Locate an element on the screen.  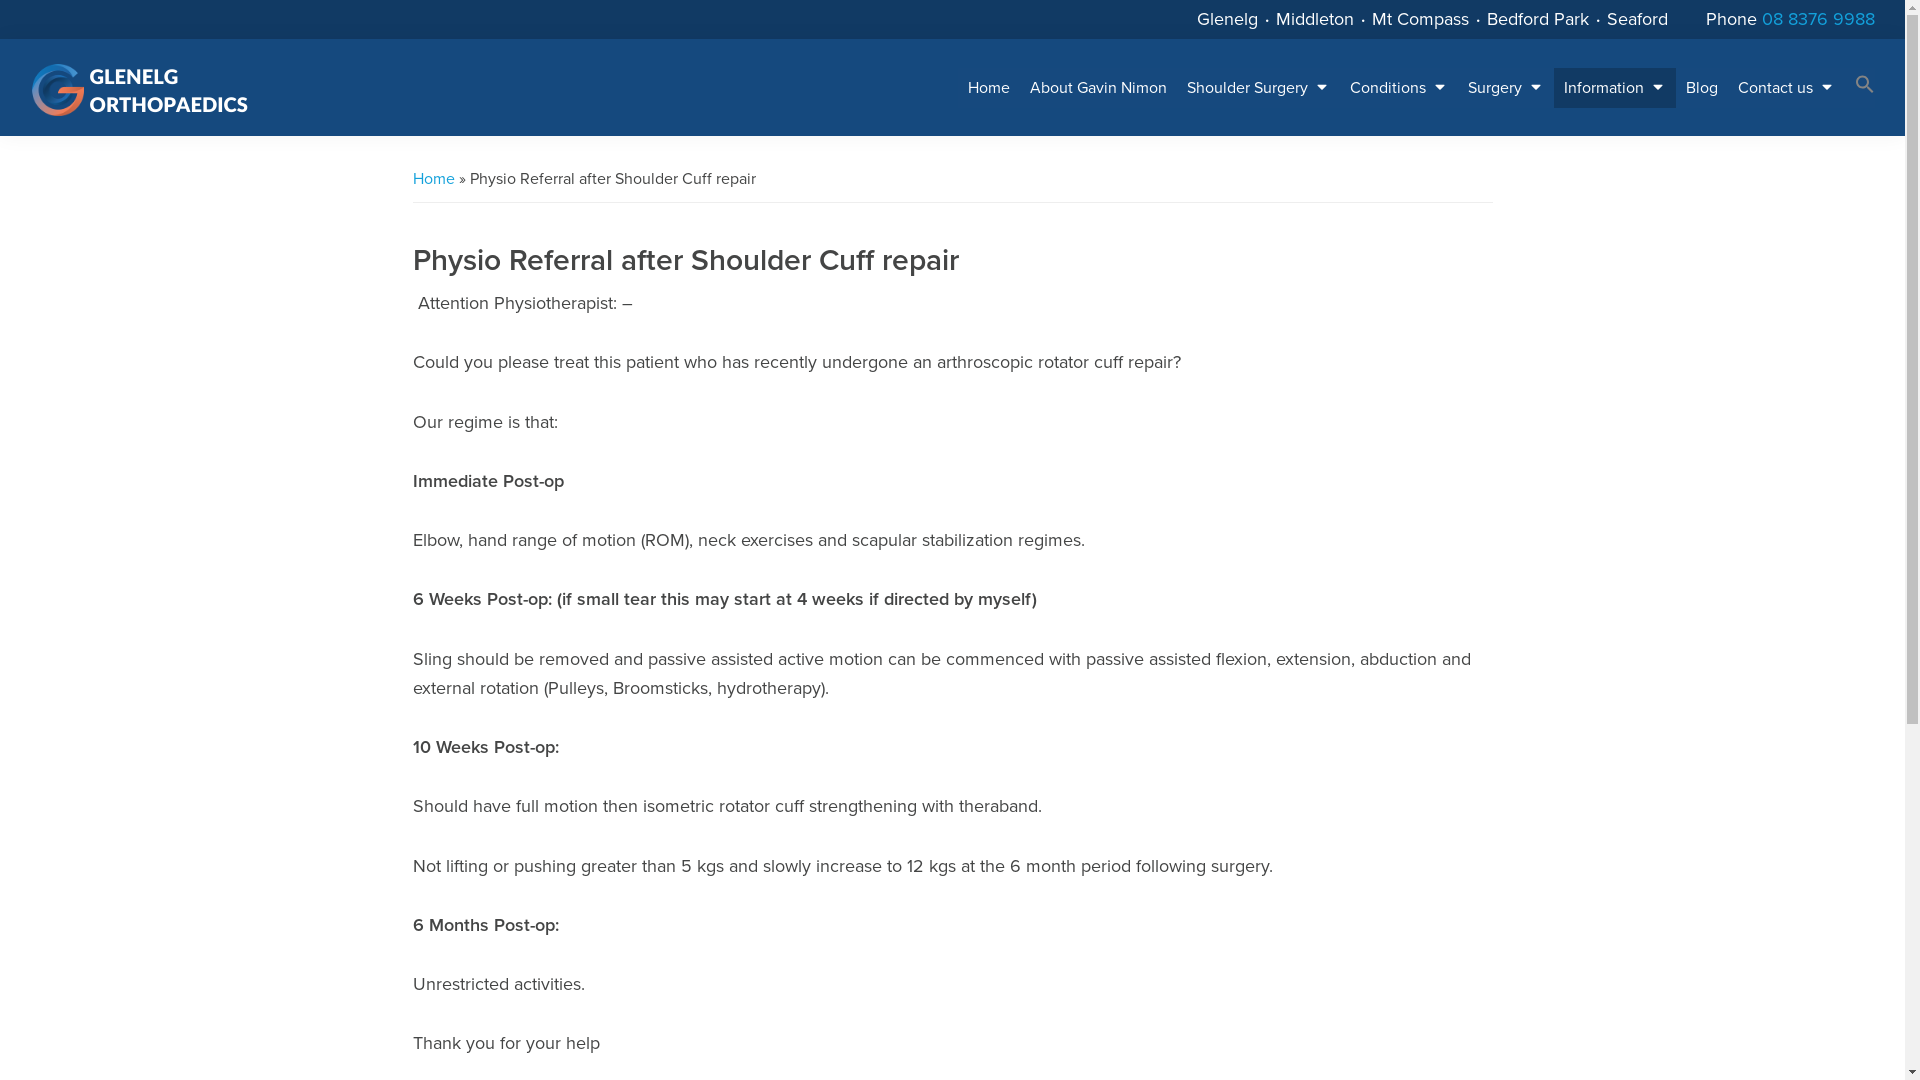
'Blog' is located at coordinates (1701, 87).